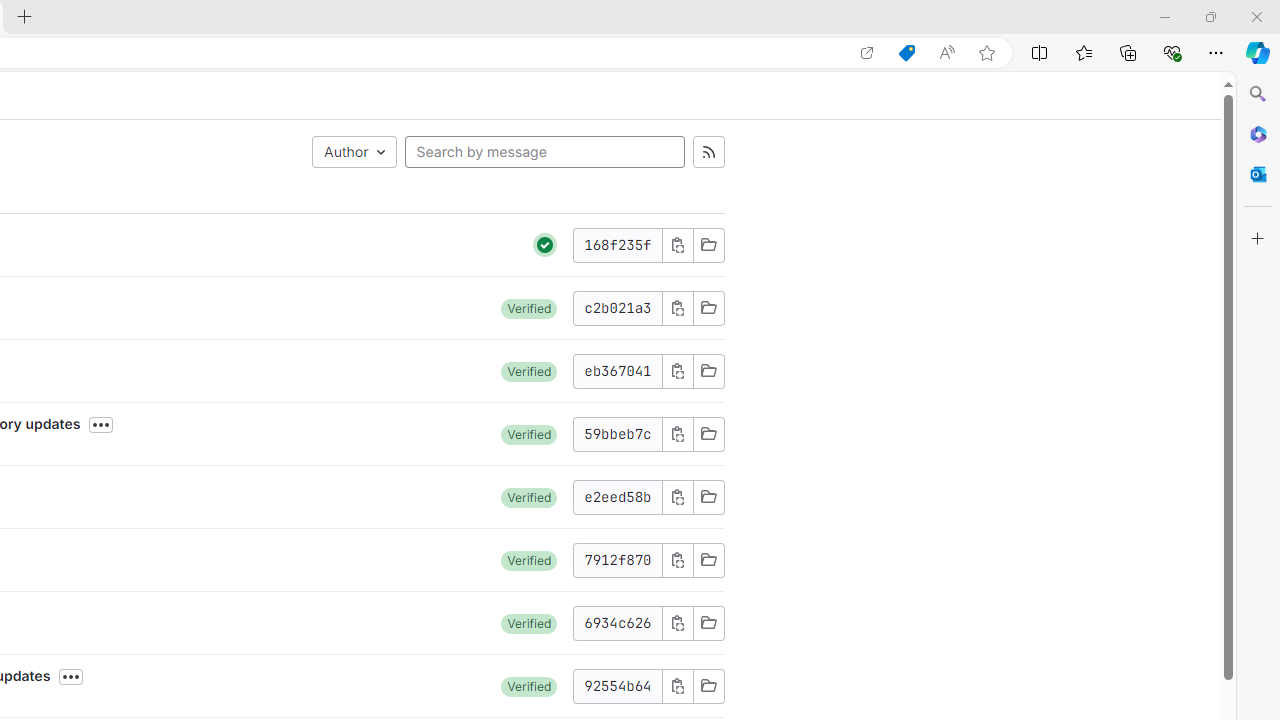 Image resolution: width=1280 pixels, height=720 pixels. I want to click on 'Search by message', so click(544, 150).